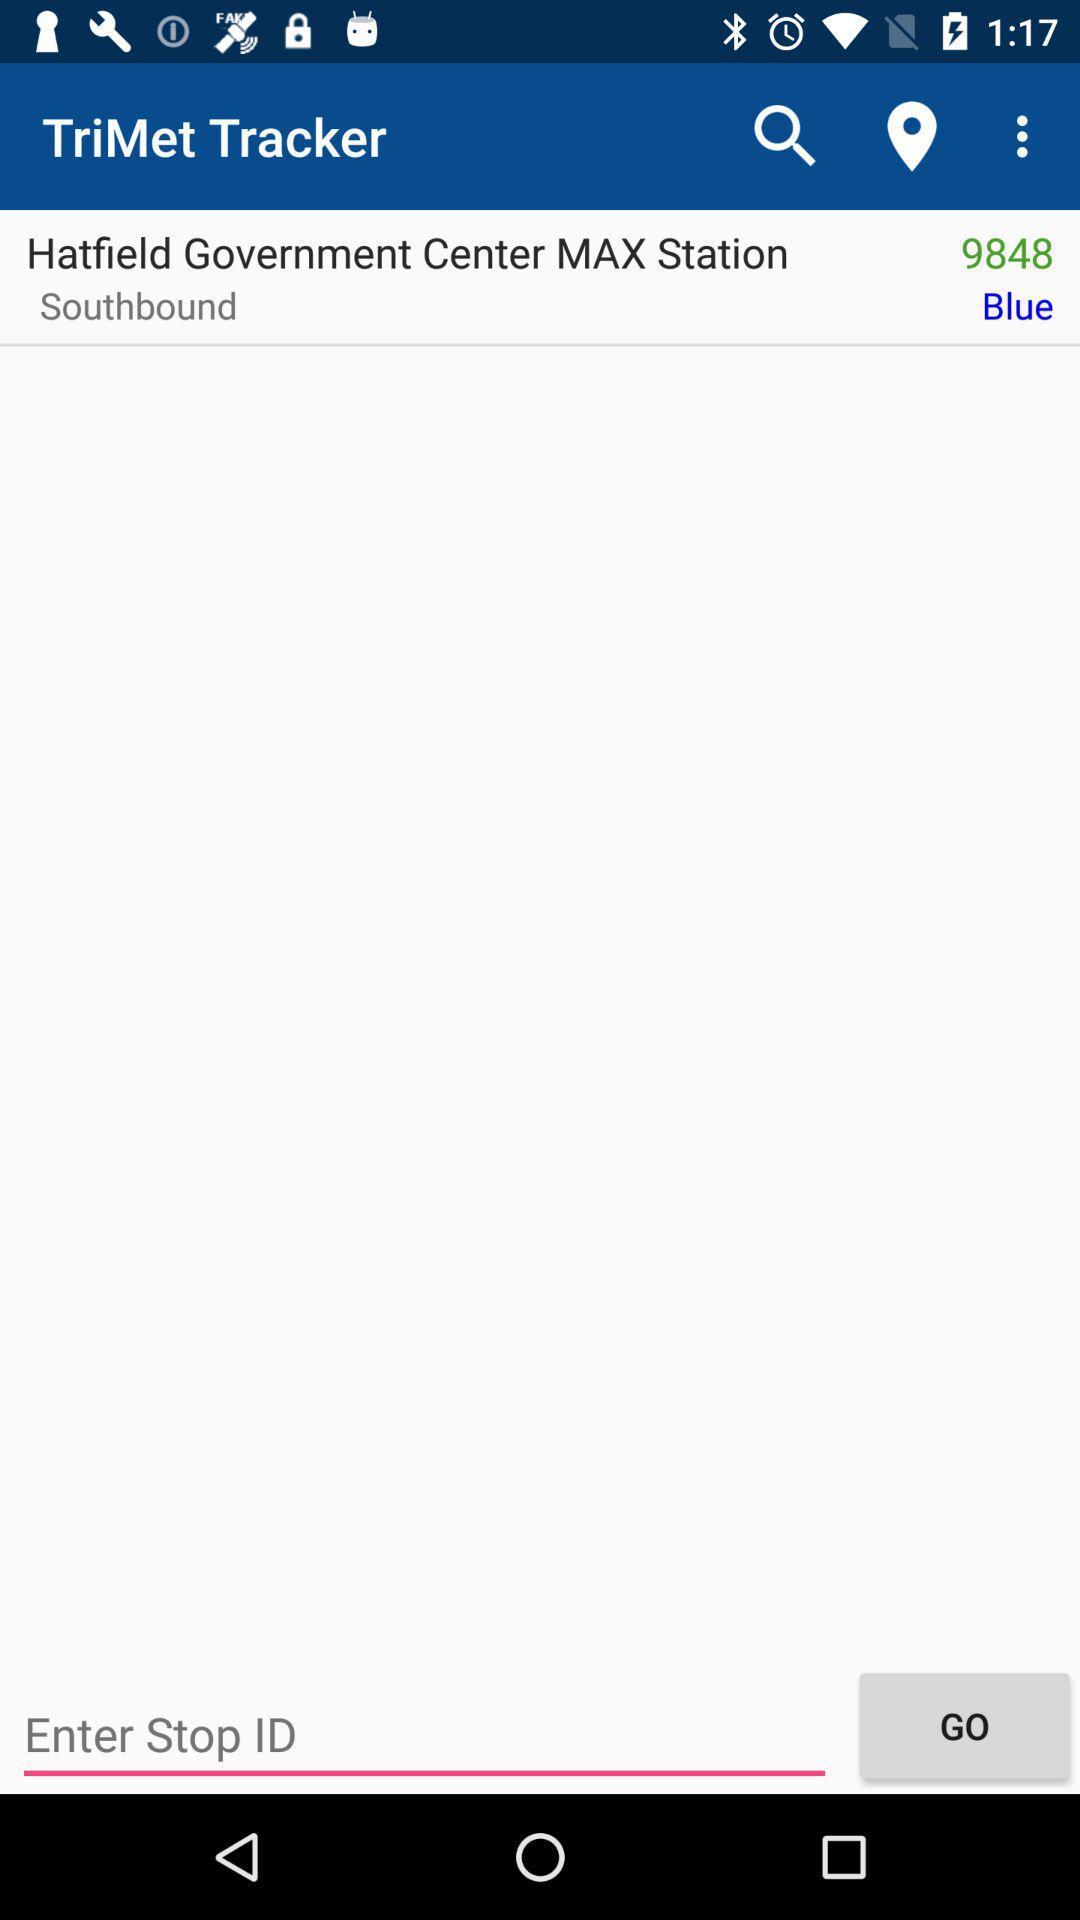  I want to click on icon above hatfield government center icon, so click(785, 135).